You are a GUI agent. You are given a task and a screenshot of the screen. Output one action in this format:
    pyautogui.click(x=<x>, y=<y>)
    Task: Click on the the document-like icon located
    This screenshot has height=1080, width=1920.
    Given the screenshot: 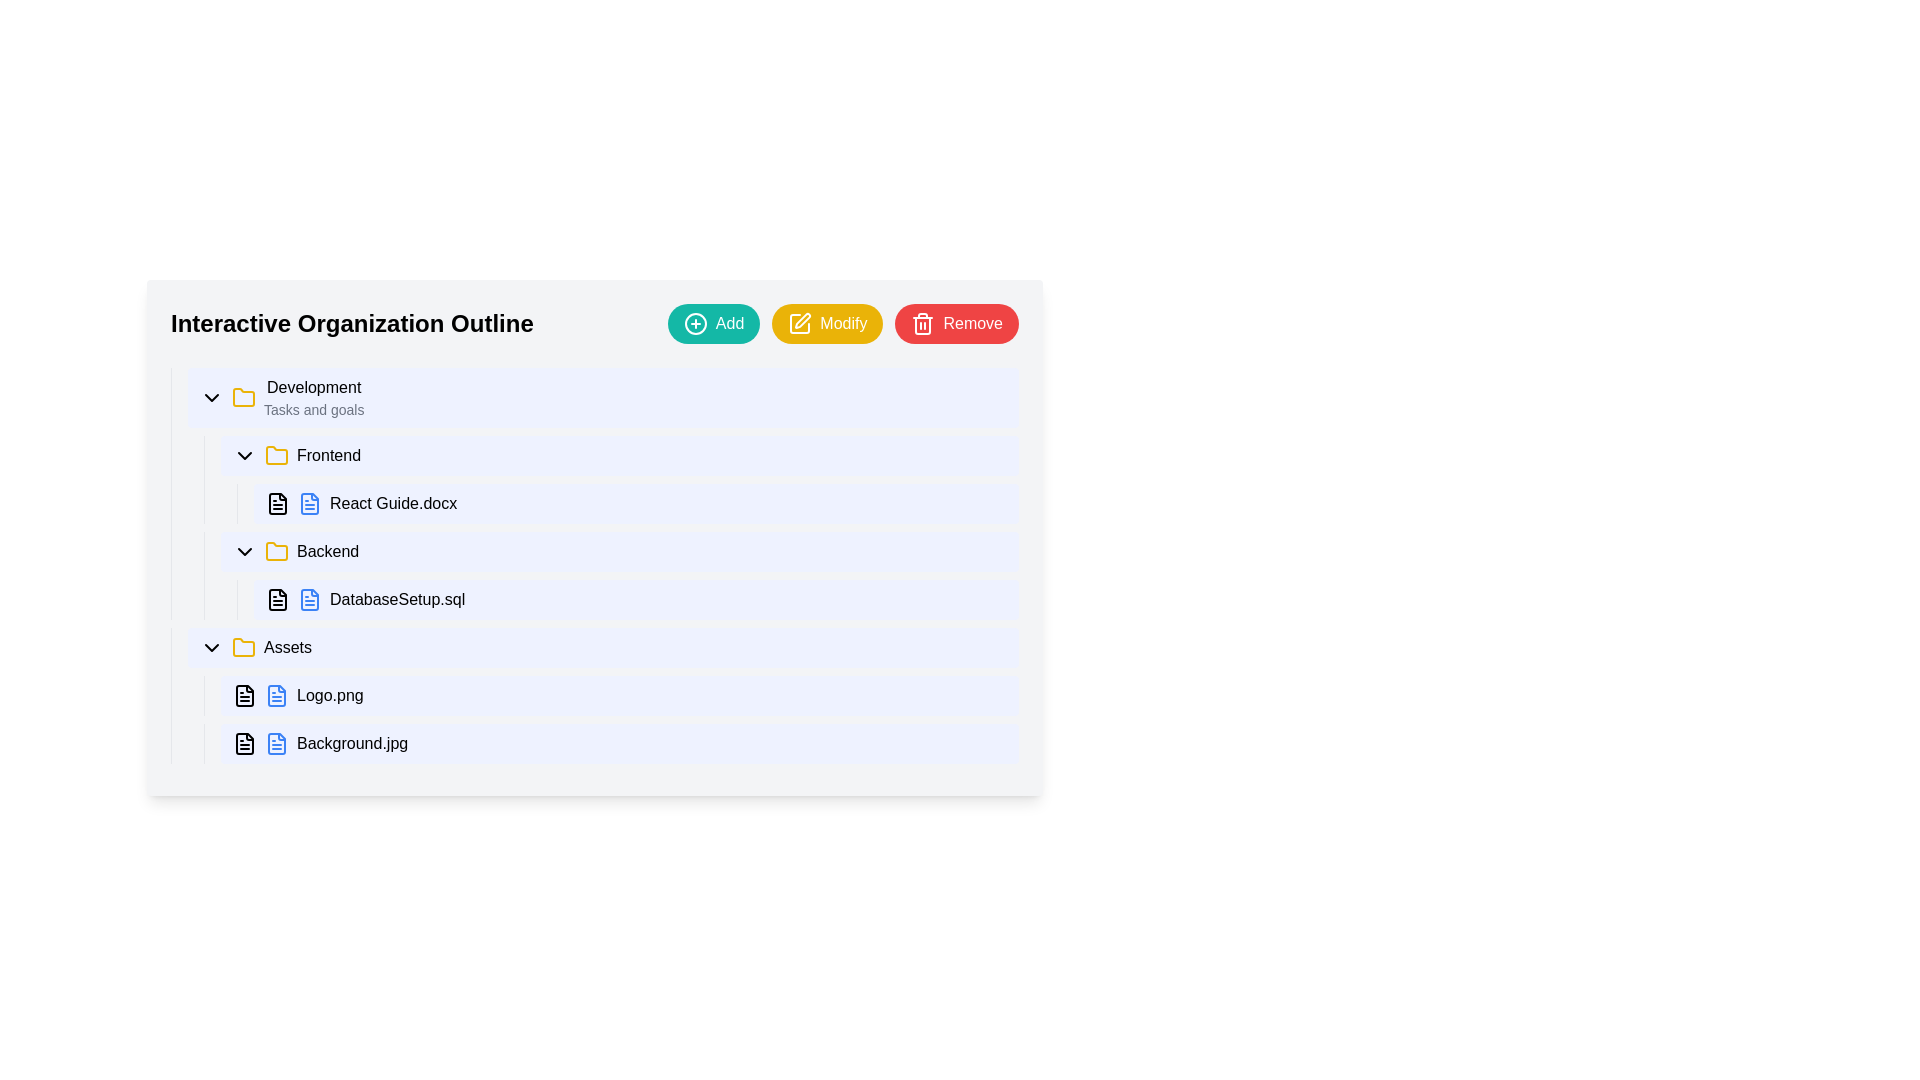 What is the action you would take?
    pyautogui.click(x=243, y=694)
    